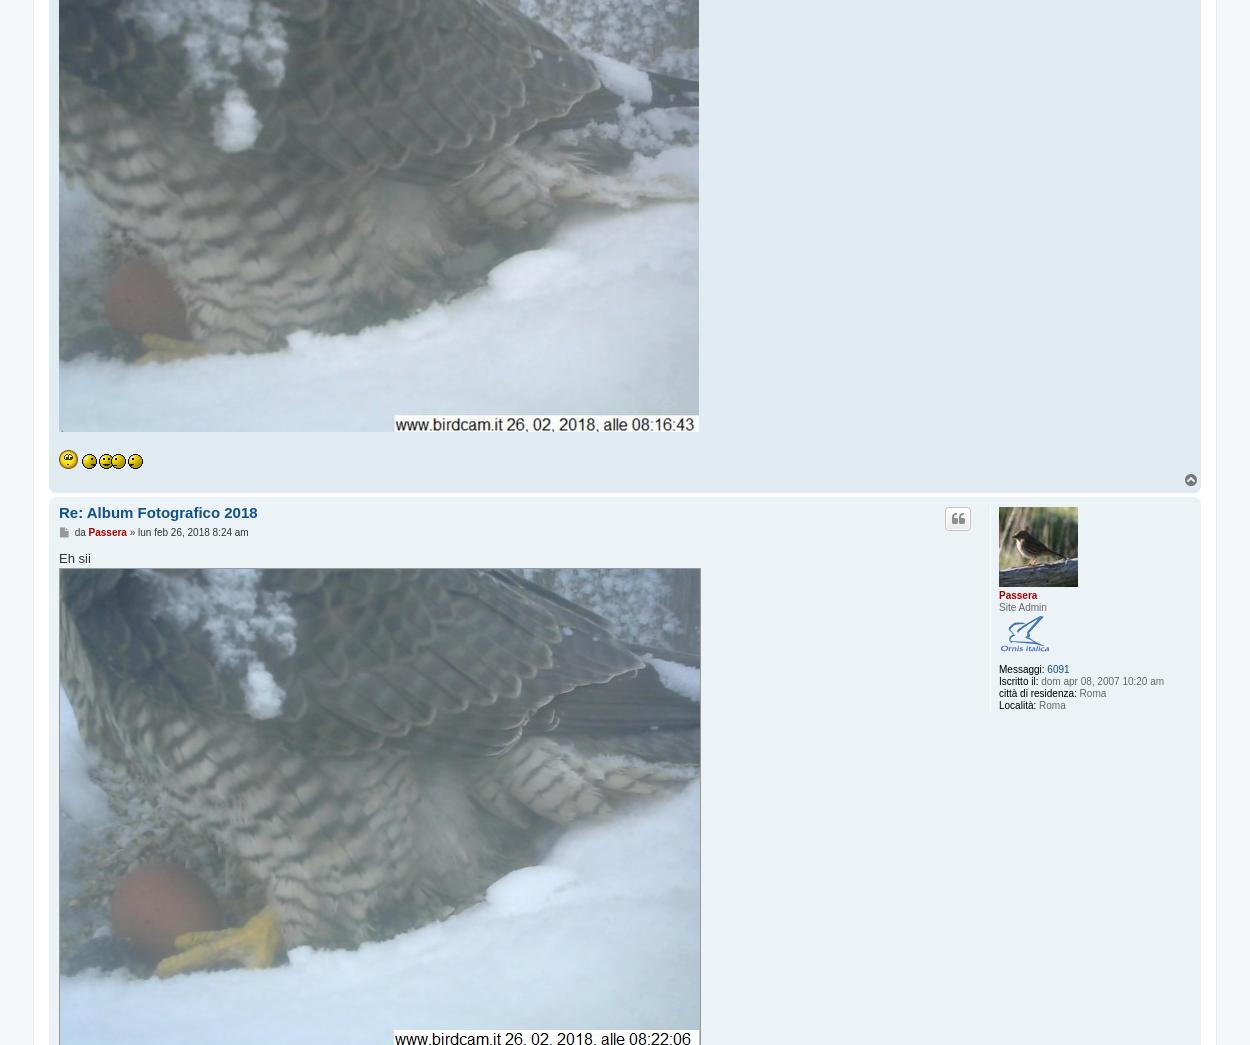 Image resolution: width=1250 pixels, height=1045 pixels. What do you see at coordinates (1018, 680) in the screenshot?
I see `'Iscritto il:'` at bounding box center [1018, 680].